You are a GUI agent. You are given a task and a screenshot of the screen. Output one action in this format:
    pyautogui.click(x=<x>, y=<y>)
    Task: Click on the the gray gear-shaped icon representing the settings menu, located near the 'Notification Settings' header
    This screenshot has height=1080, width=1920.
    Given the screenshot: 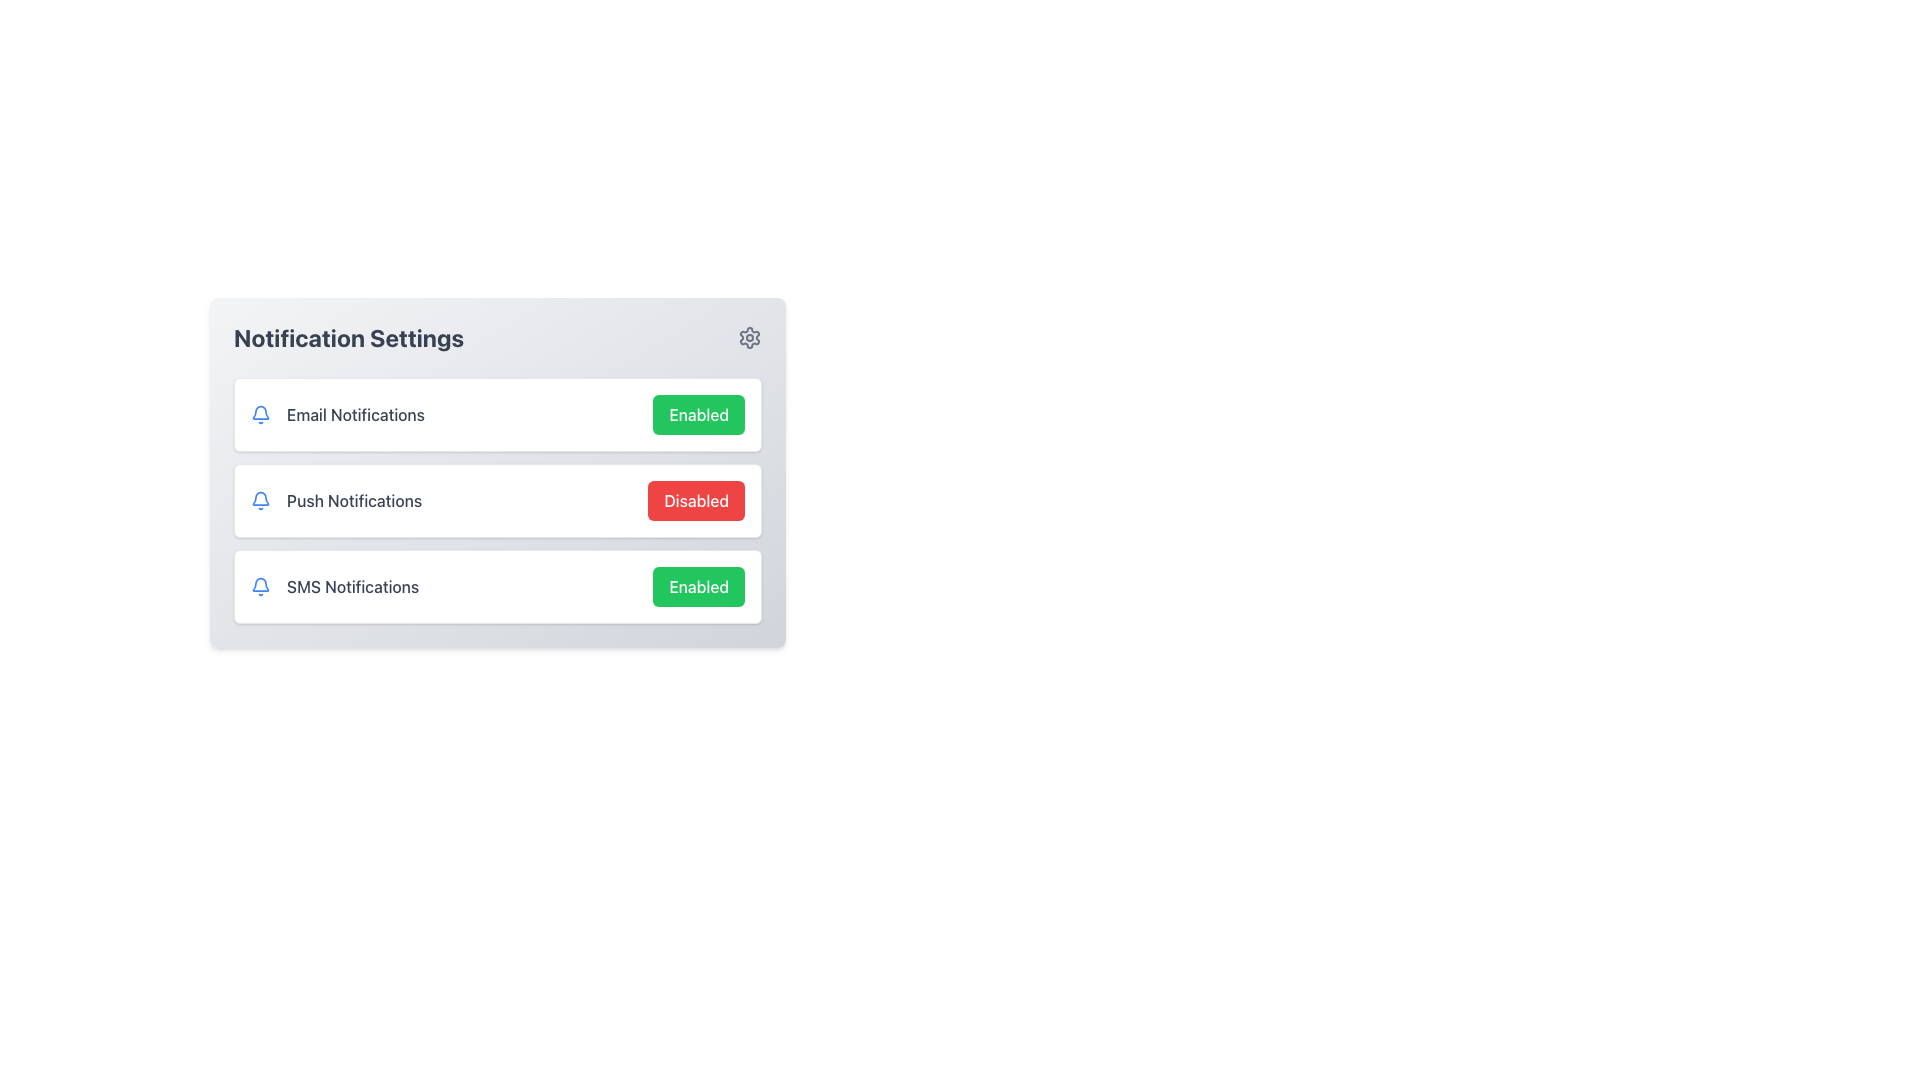 What is the action you would take?
    pyautogui.click(x=748, y=337)
    